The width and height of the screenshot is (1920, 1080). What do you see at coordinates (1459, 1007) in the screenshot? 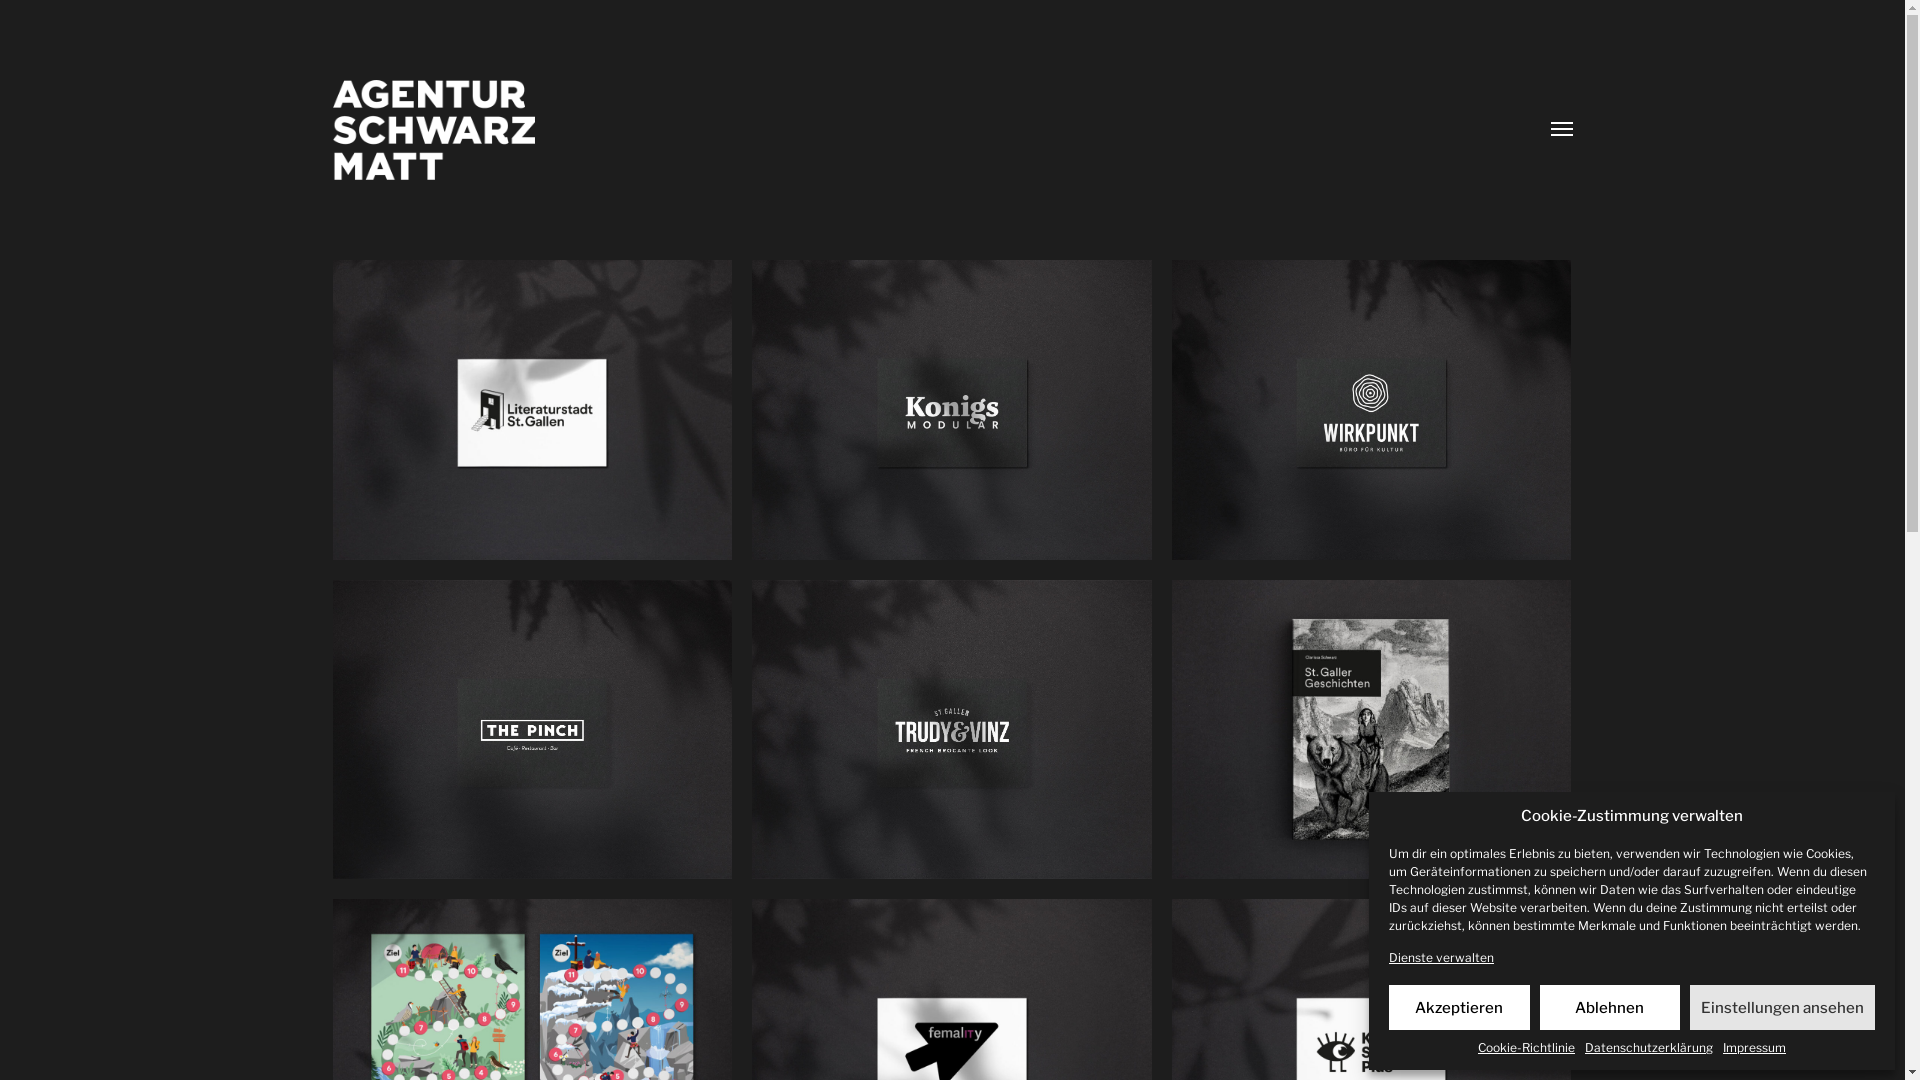
I see `'Akzeptieren'` at bounding box center [1459, 1007].